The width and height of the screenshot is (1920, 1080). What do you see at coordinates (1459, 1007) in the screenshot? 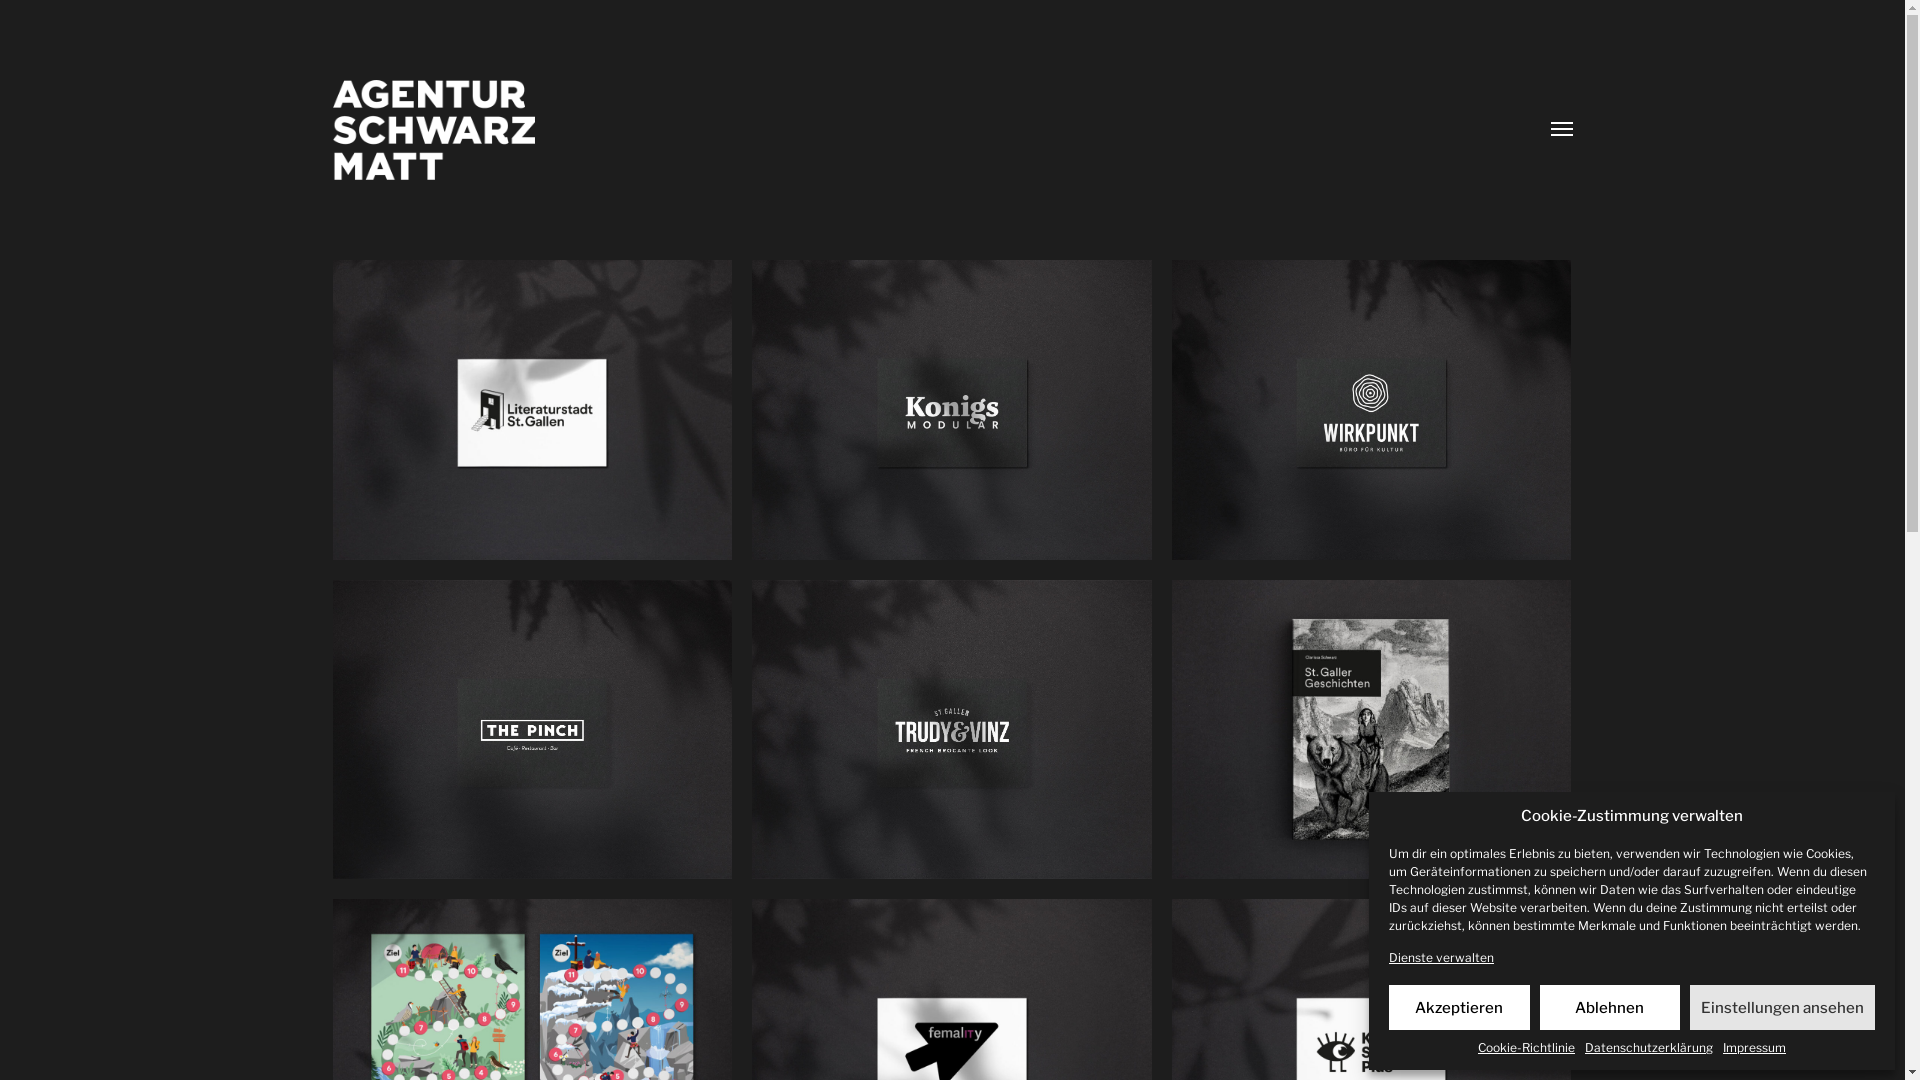
I see `'Akzeptieren'` at bounding box center [1459, 1007].